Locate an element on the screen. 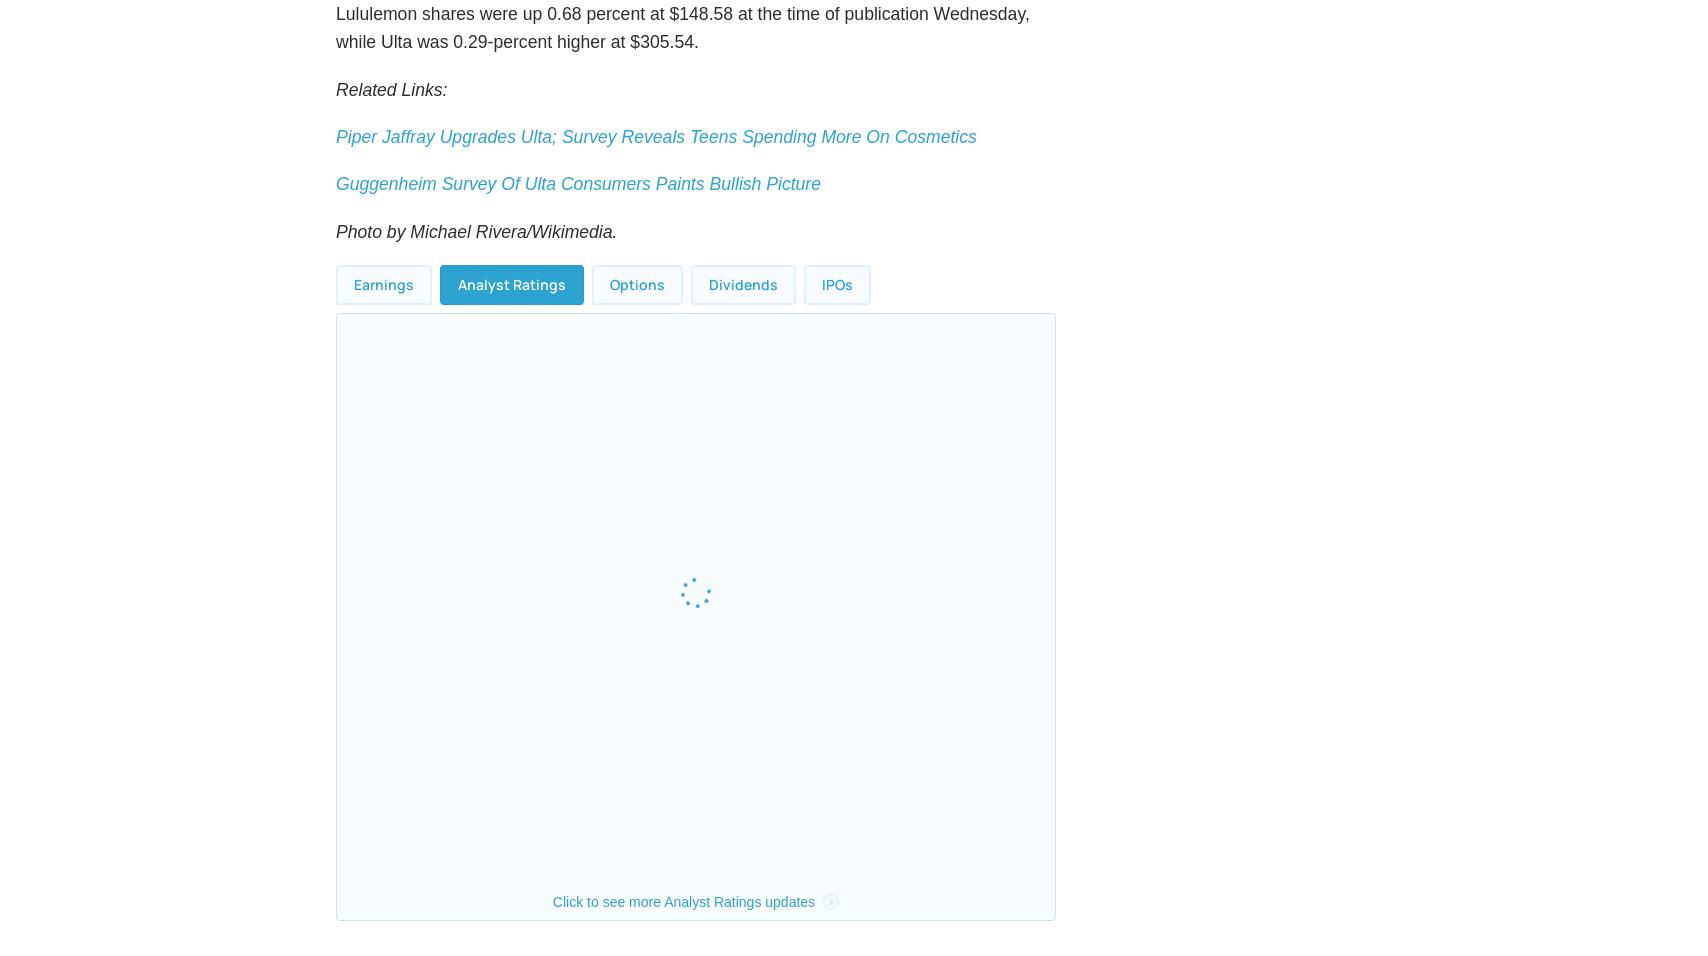 This screenshot has width=1708, height=956. 'Analyst Ratings' is located at coordinates (512, 331).